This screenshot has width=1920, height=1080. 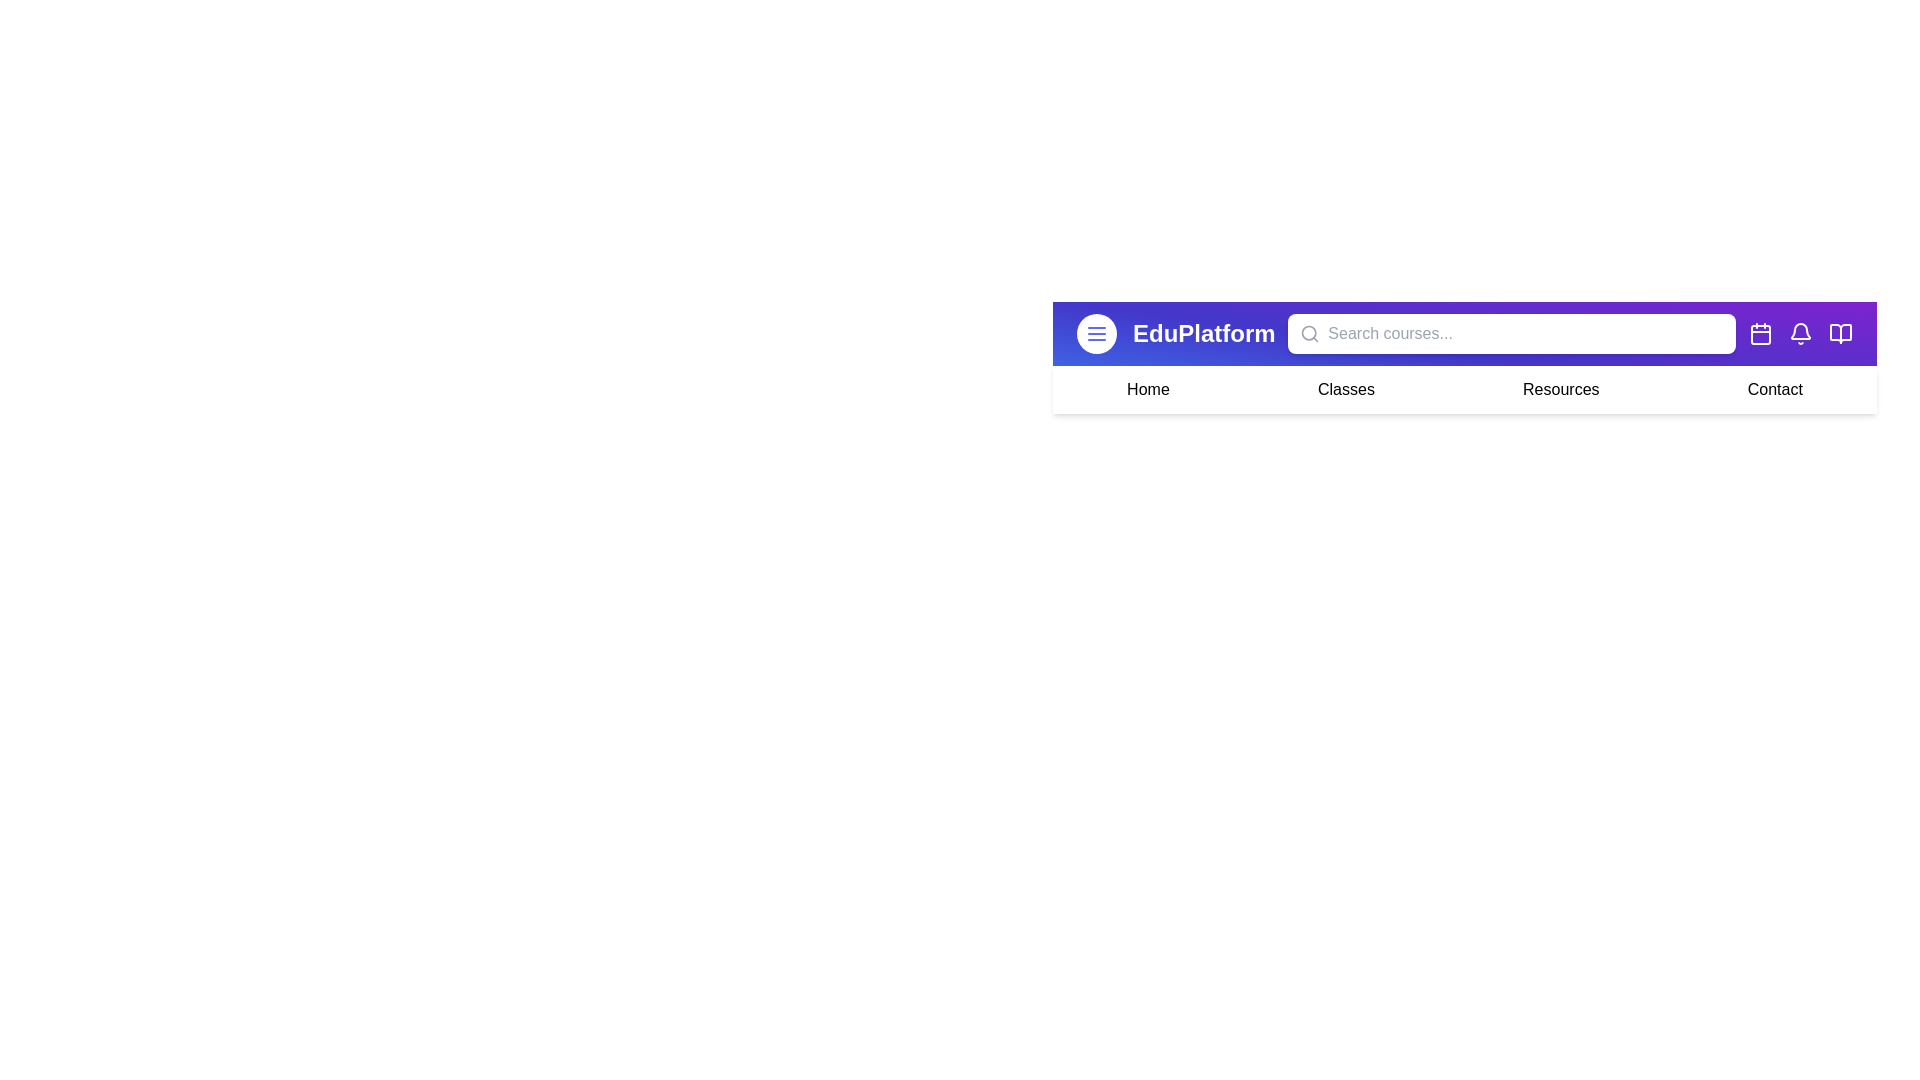 What do you see at coordinates (1096, 333) in the screenshot?
I see `the menu button to toggle the menu visibility` at bounding box center [1096, 333].